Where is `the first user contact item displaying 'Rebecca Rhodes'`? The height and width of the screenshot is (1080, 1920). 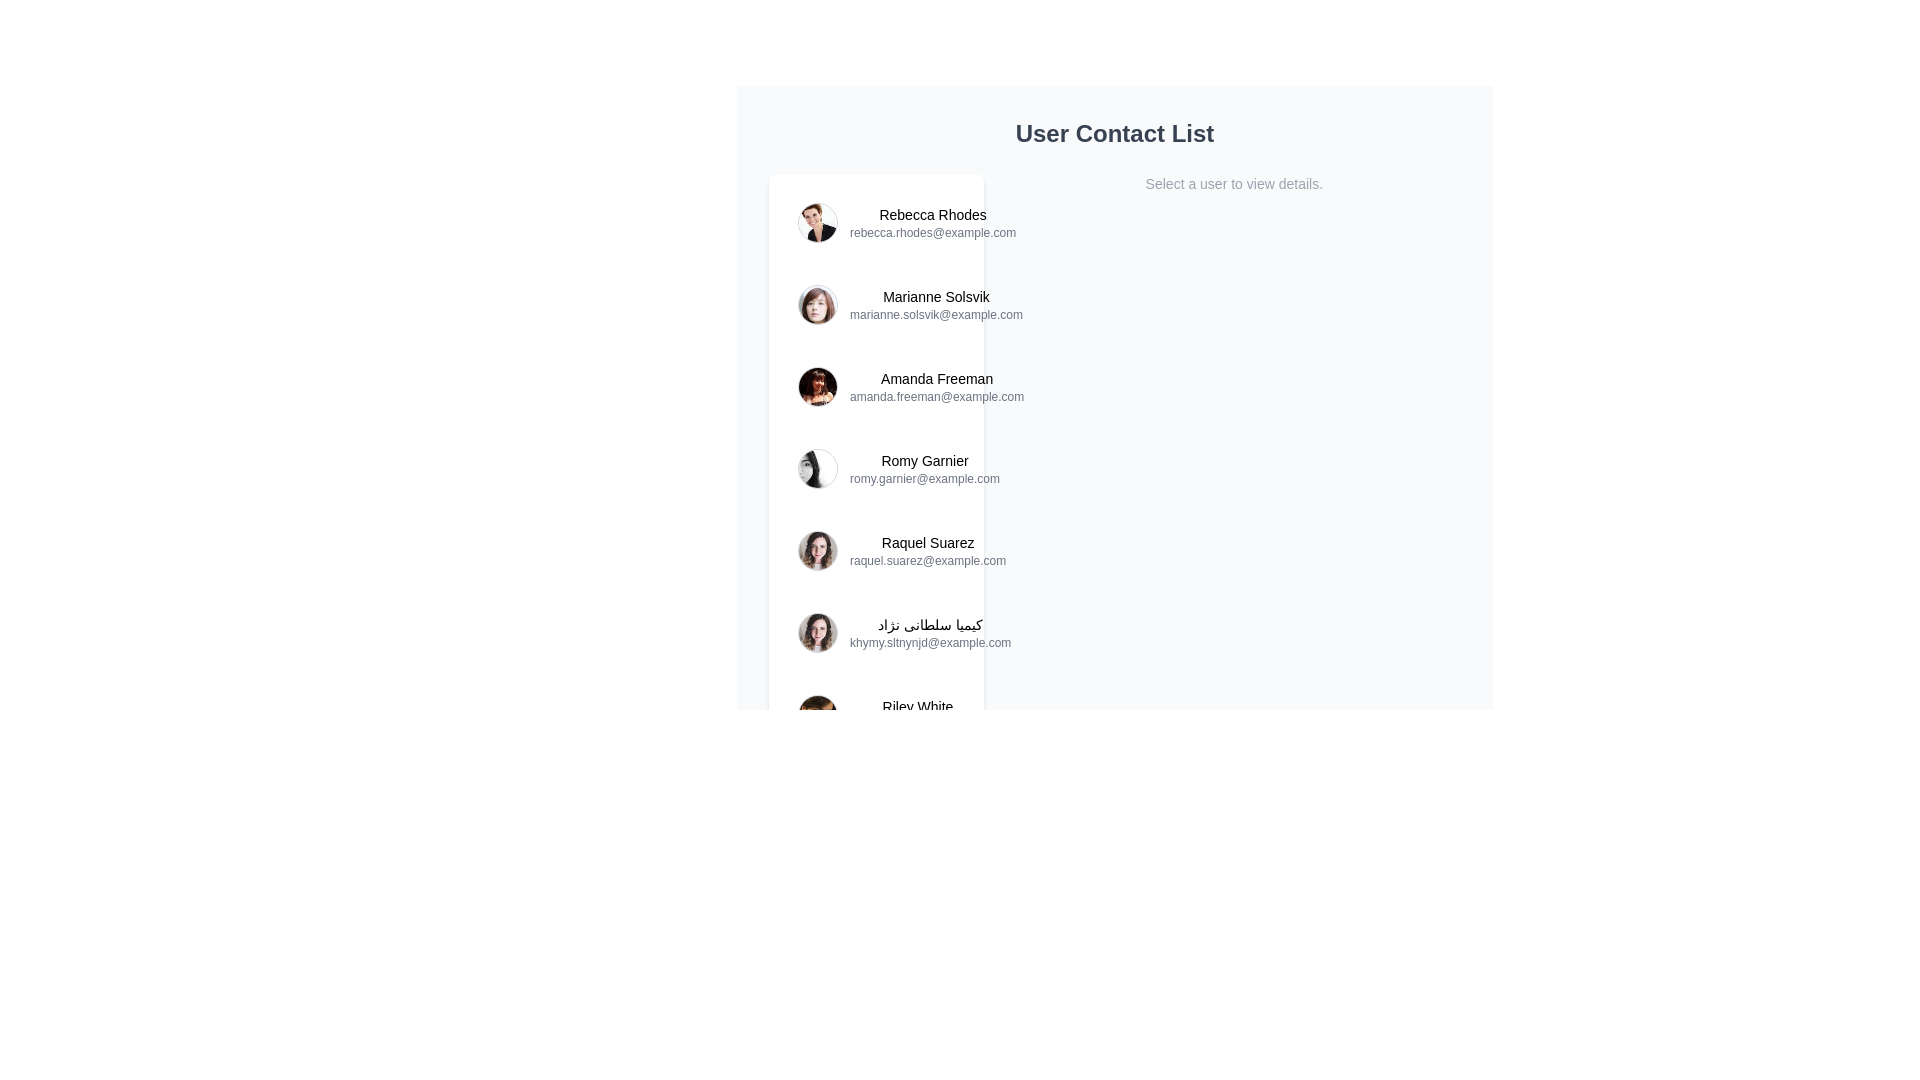
the first user contact item displaying 'Rebecca Rhodes' is located at coordinates (876, 223).